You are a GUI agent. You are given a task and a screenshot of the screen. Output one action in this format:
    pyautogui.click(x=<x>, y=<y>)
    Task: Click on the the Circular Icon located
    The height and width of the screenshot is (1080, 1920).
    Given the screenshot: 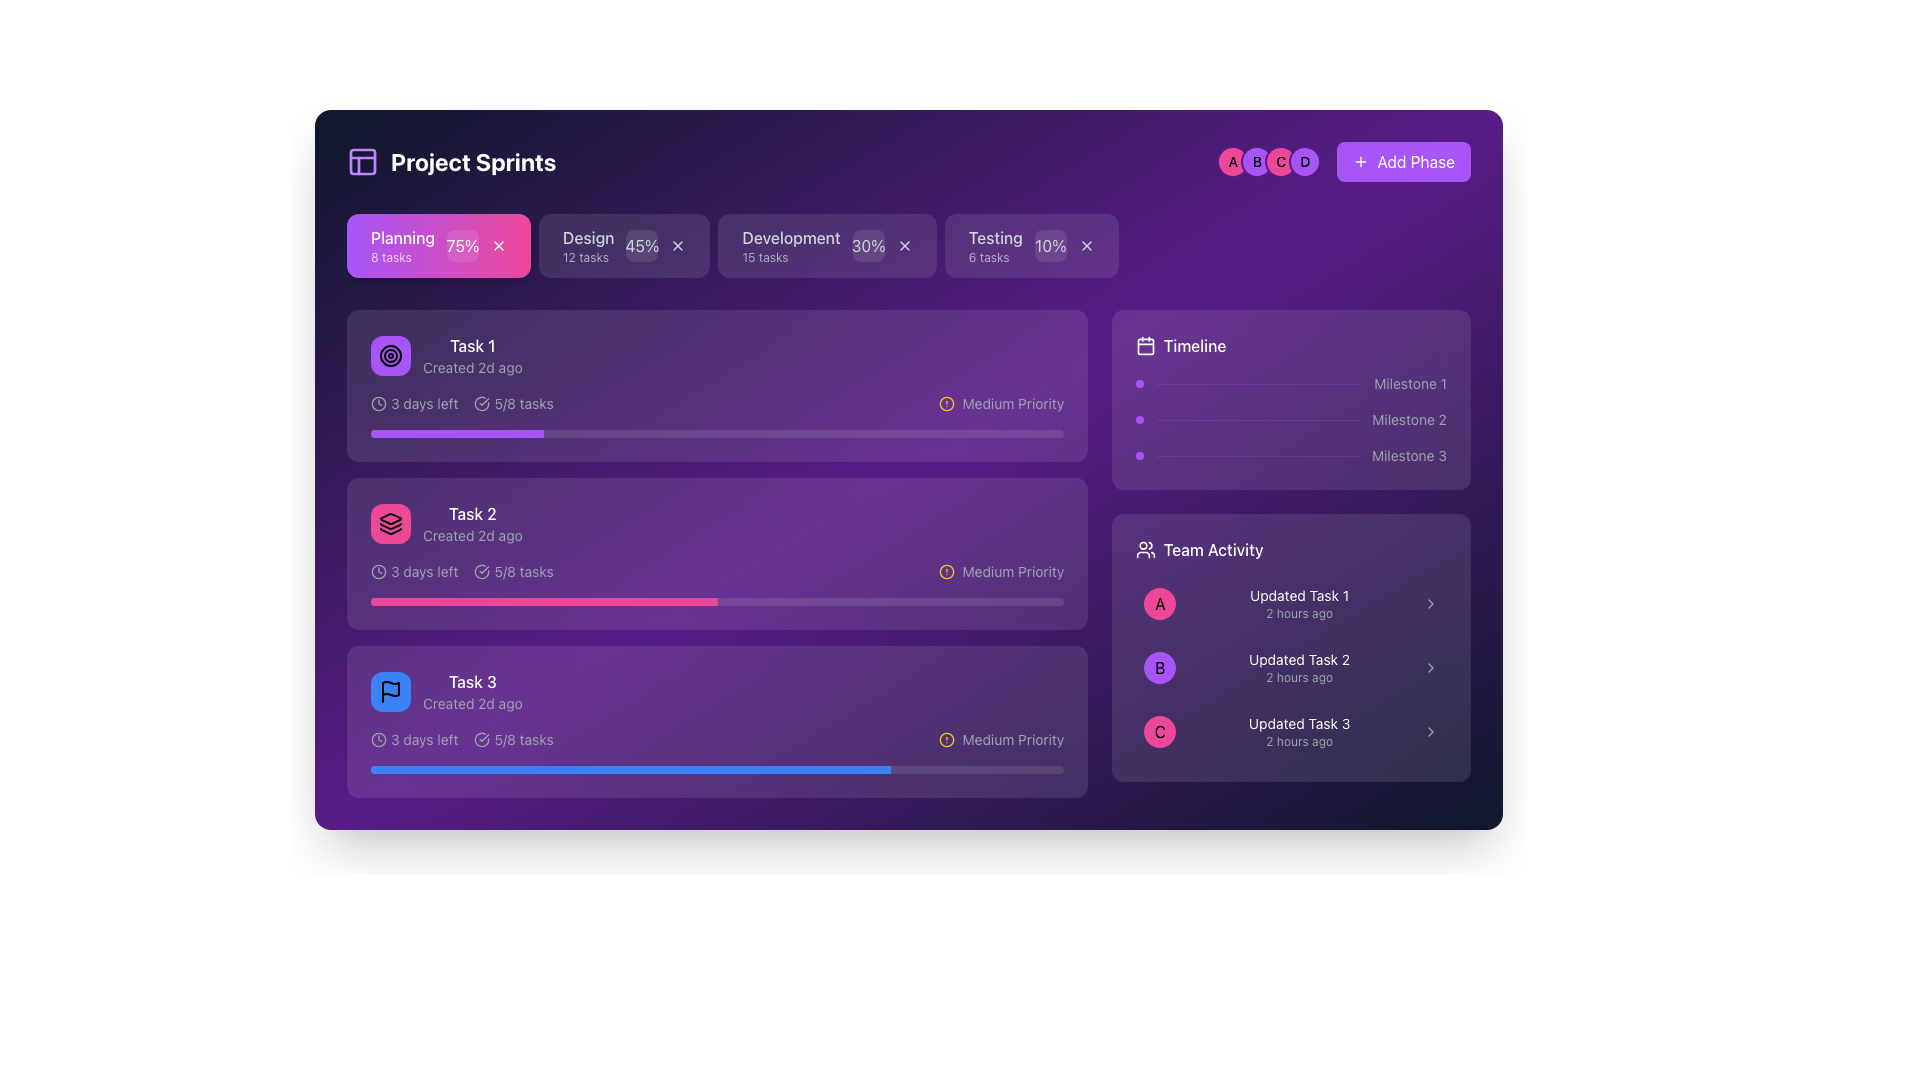 What is the action you would take?
    pyautogui.click(x=1160, y=732)
    